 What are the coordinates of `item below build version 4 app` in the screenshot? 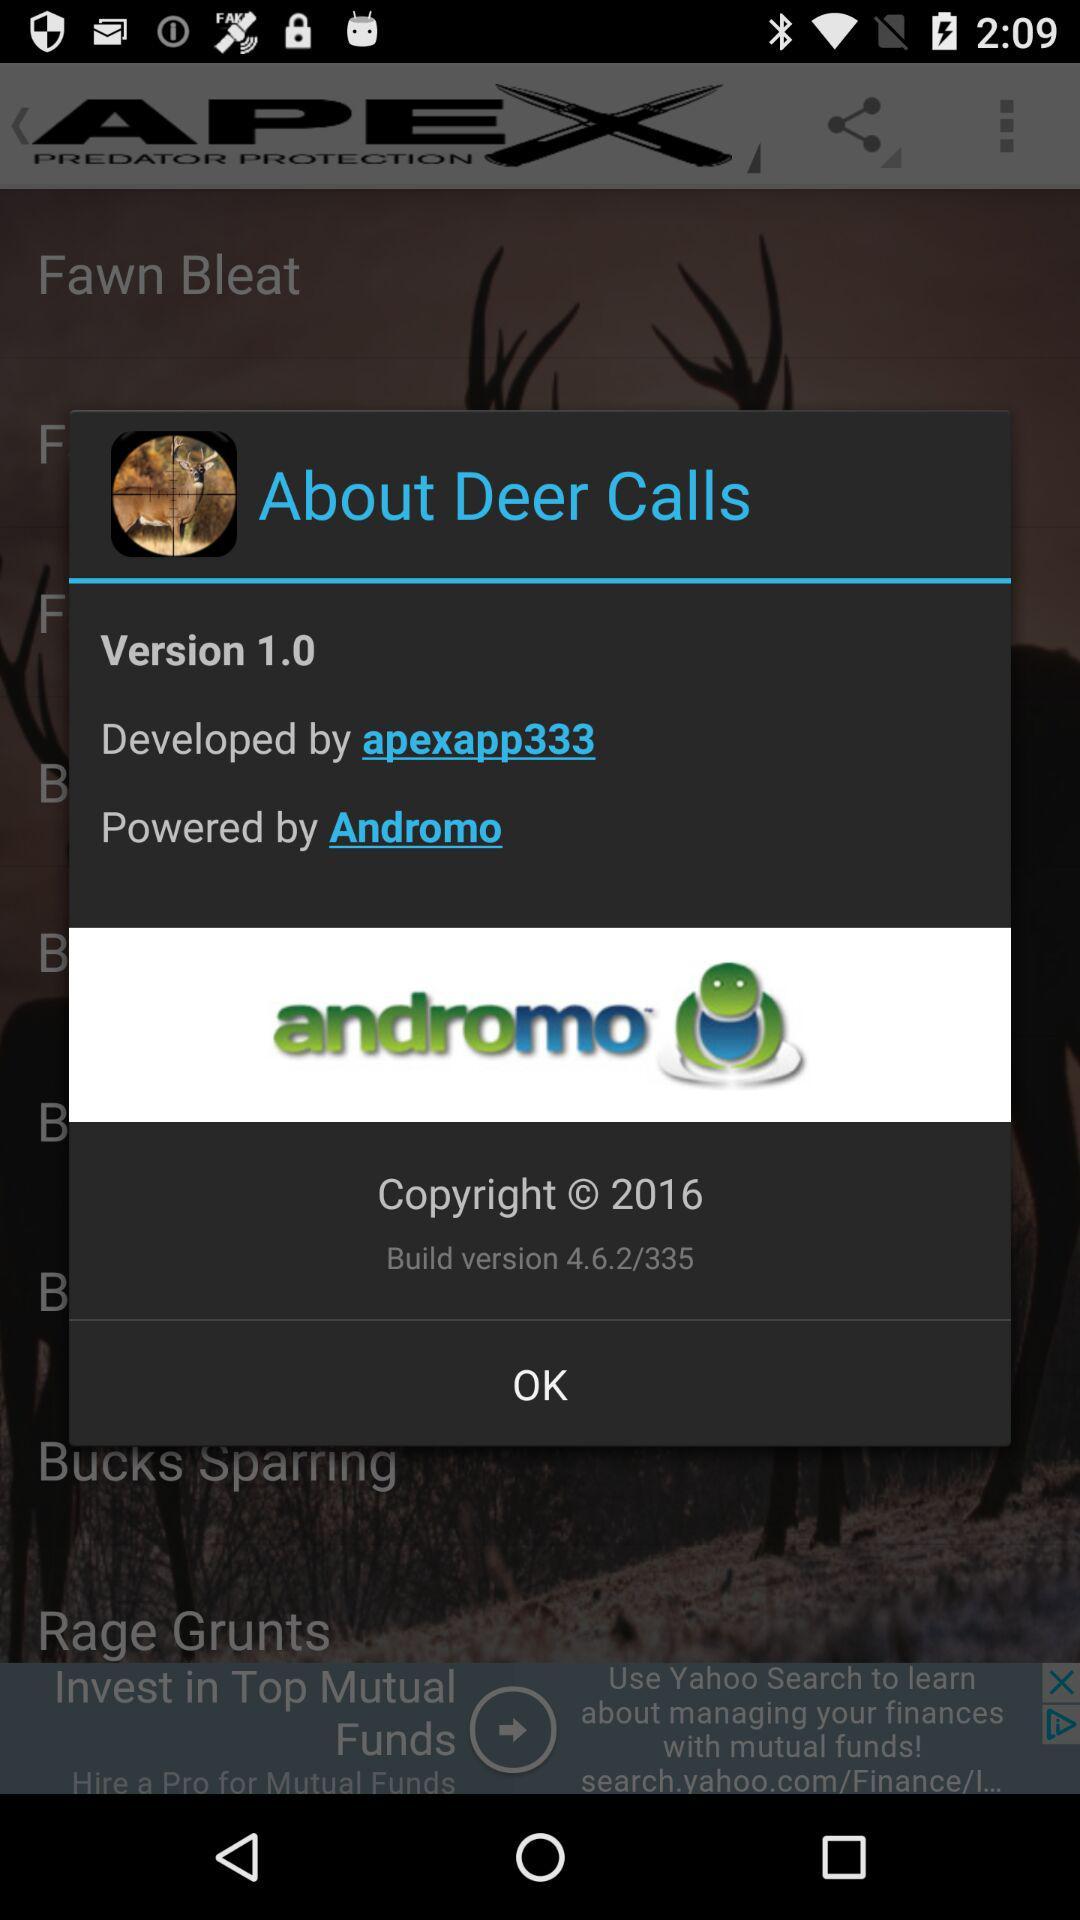 It's located at (540, 1382).